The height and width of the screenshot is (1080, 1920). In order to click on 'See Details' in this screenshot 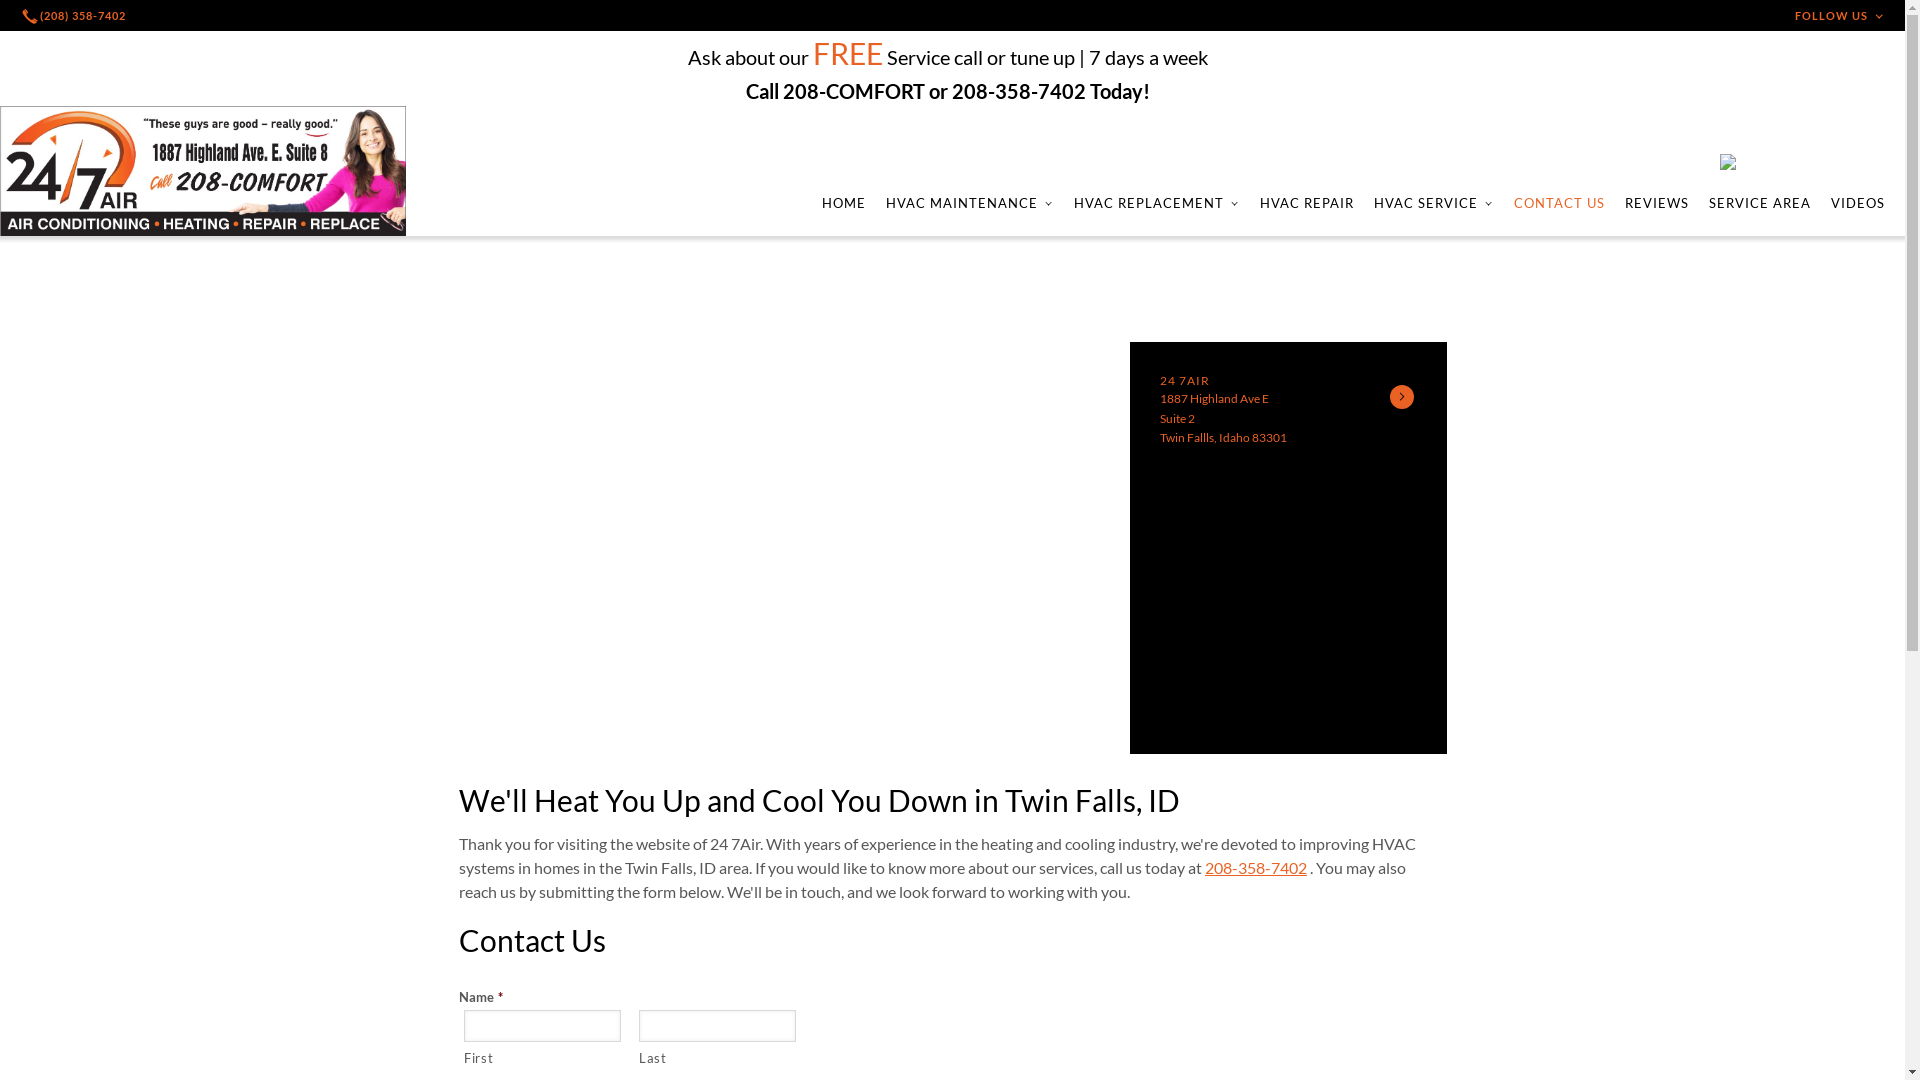, I will do `click(1400, 397)`.